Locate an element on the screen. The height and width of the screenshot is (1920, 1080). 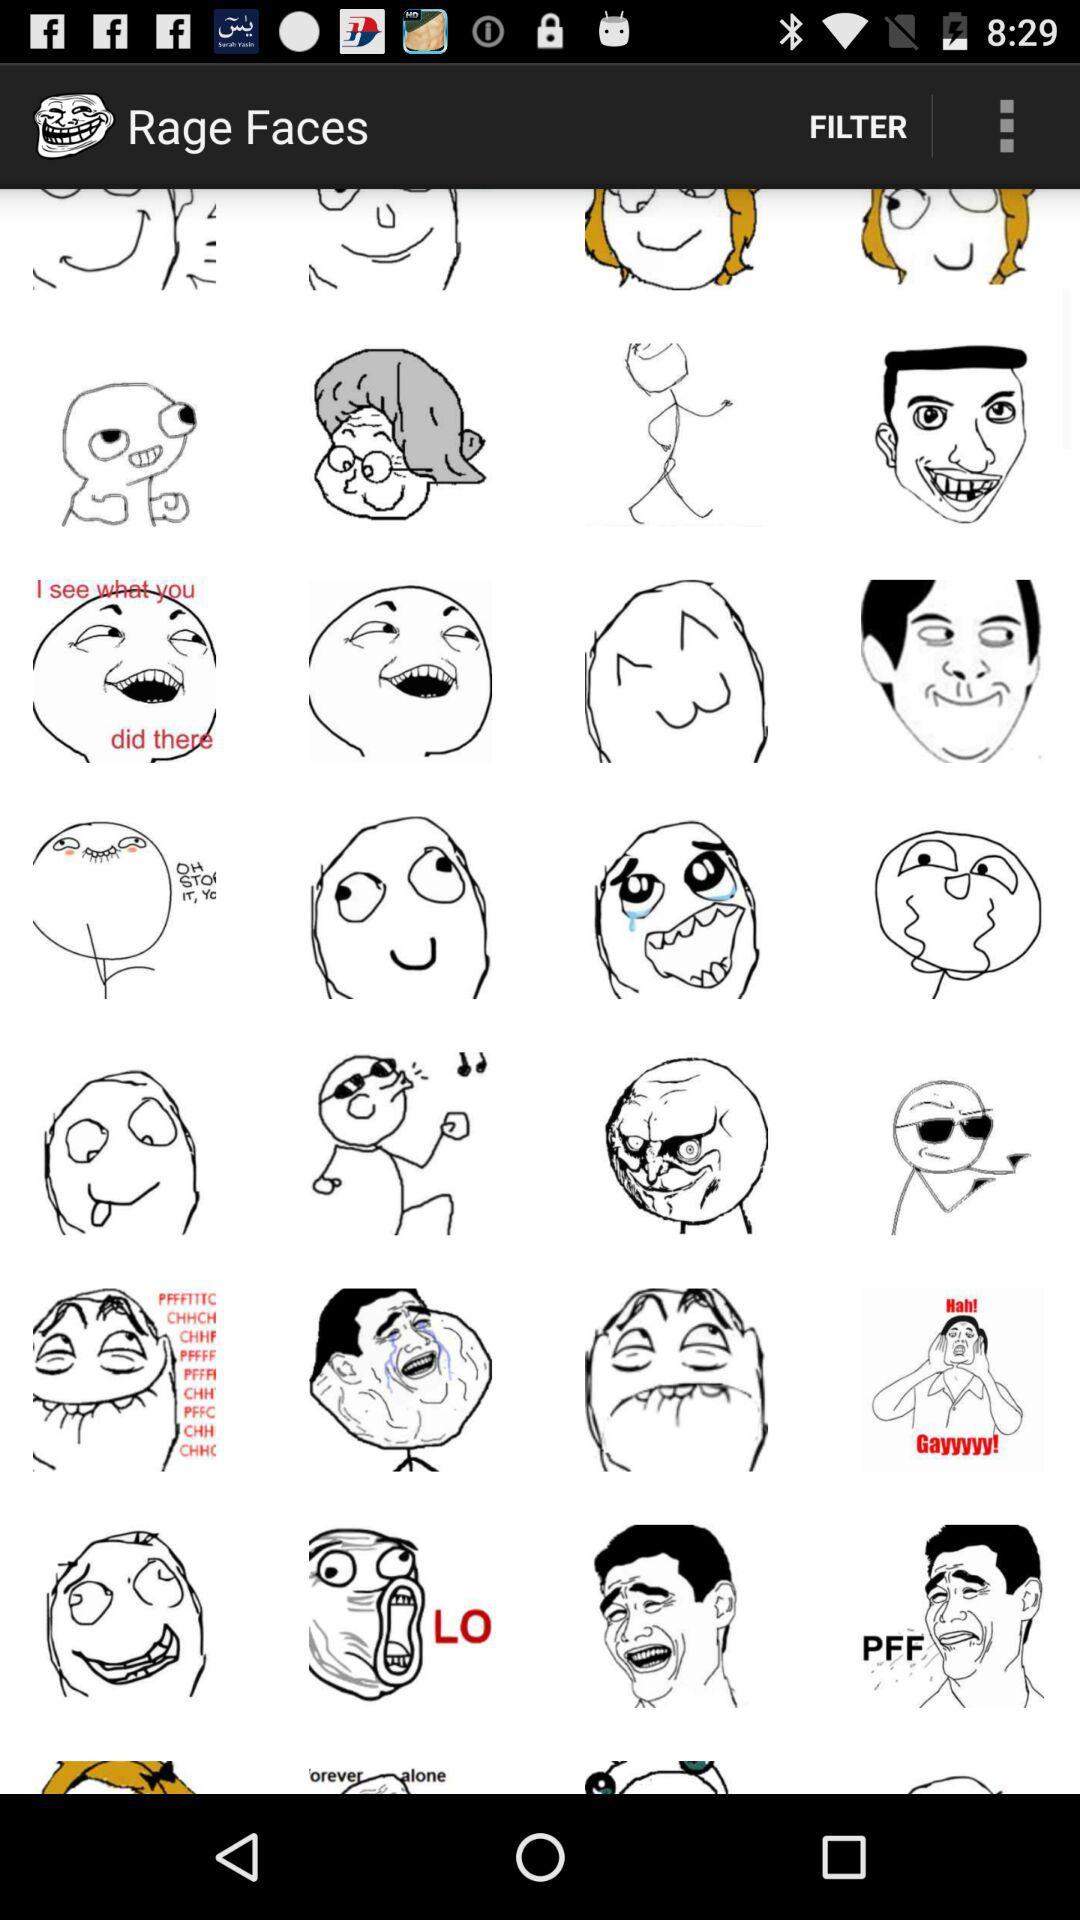
the item to the right of the filter item is located at coordinates (1006, 124).